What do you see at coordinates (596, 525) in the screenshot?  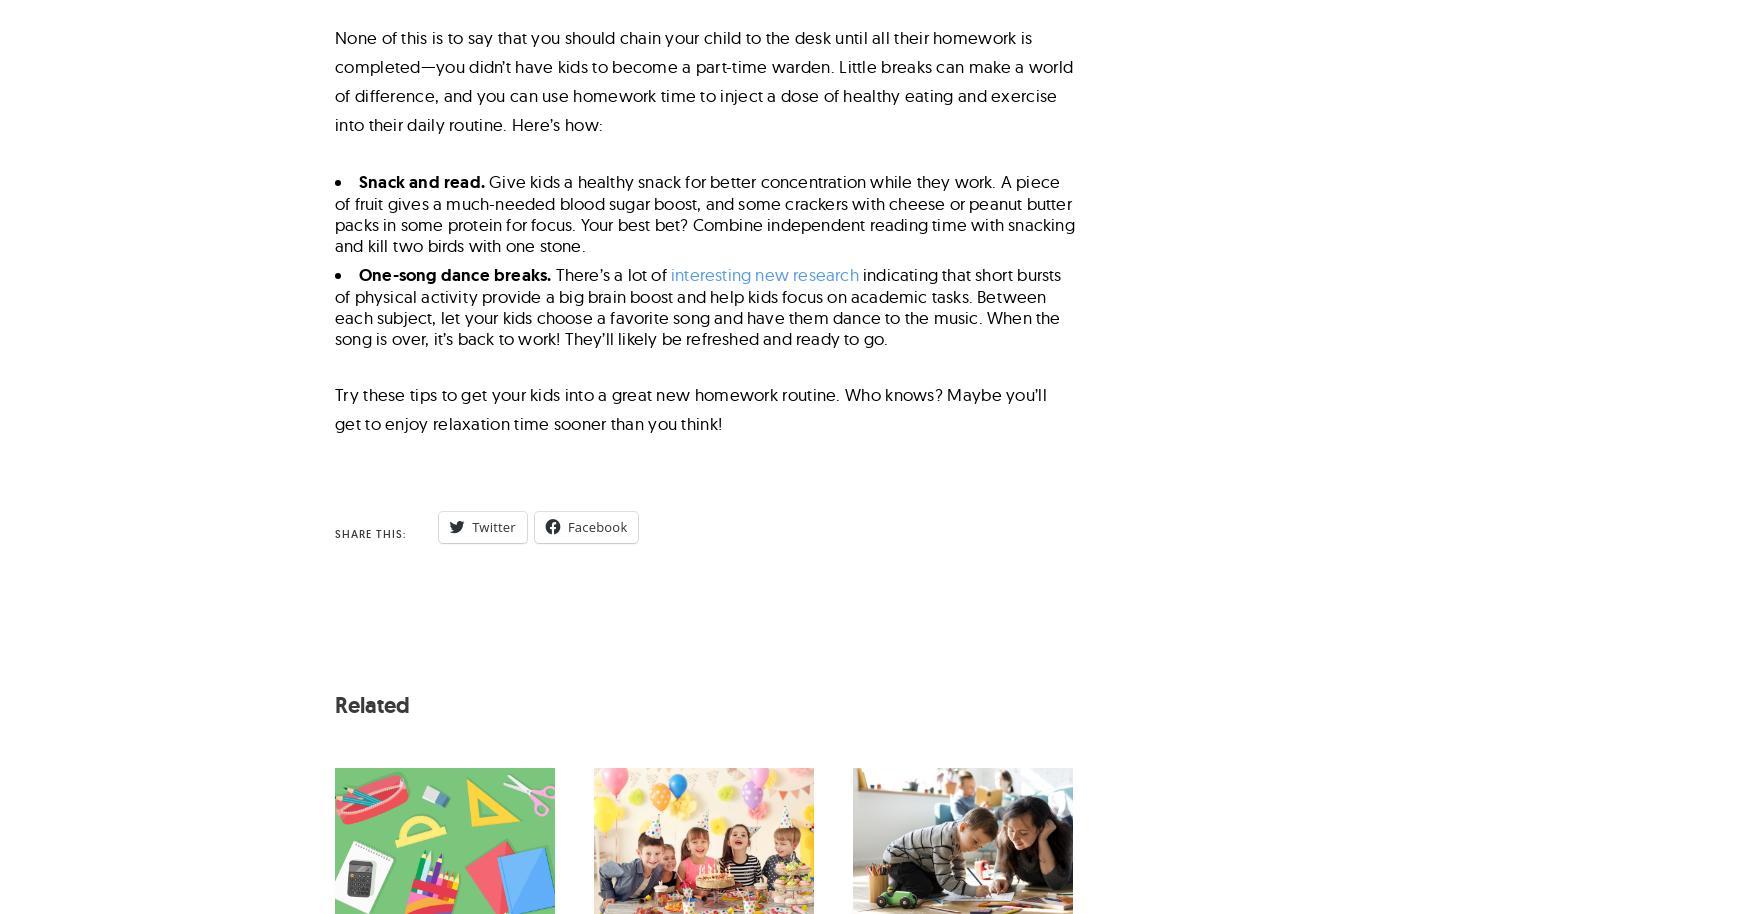 I see `'Facebook'` at bounding box center [596, 525].